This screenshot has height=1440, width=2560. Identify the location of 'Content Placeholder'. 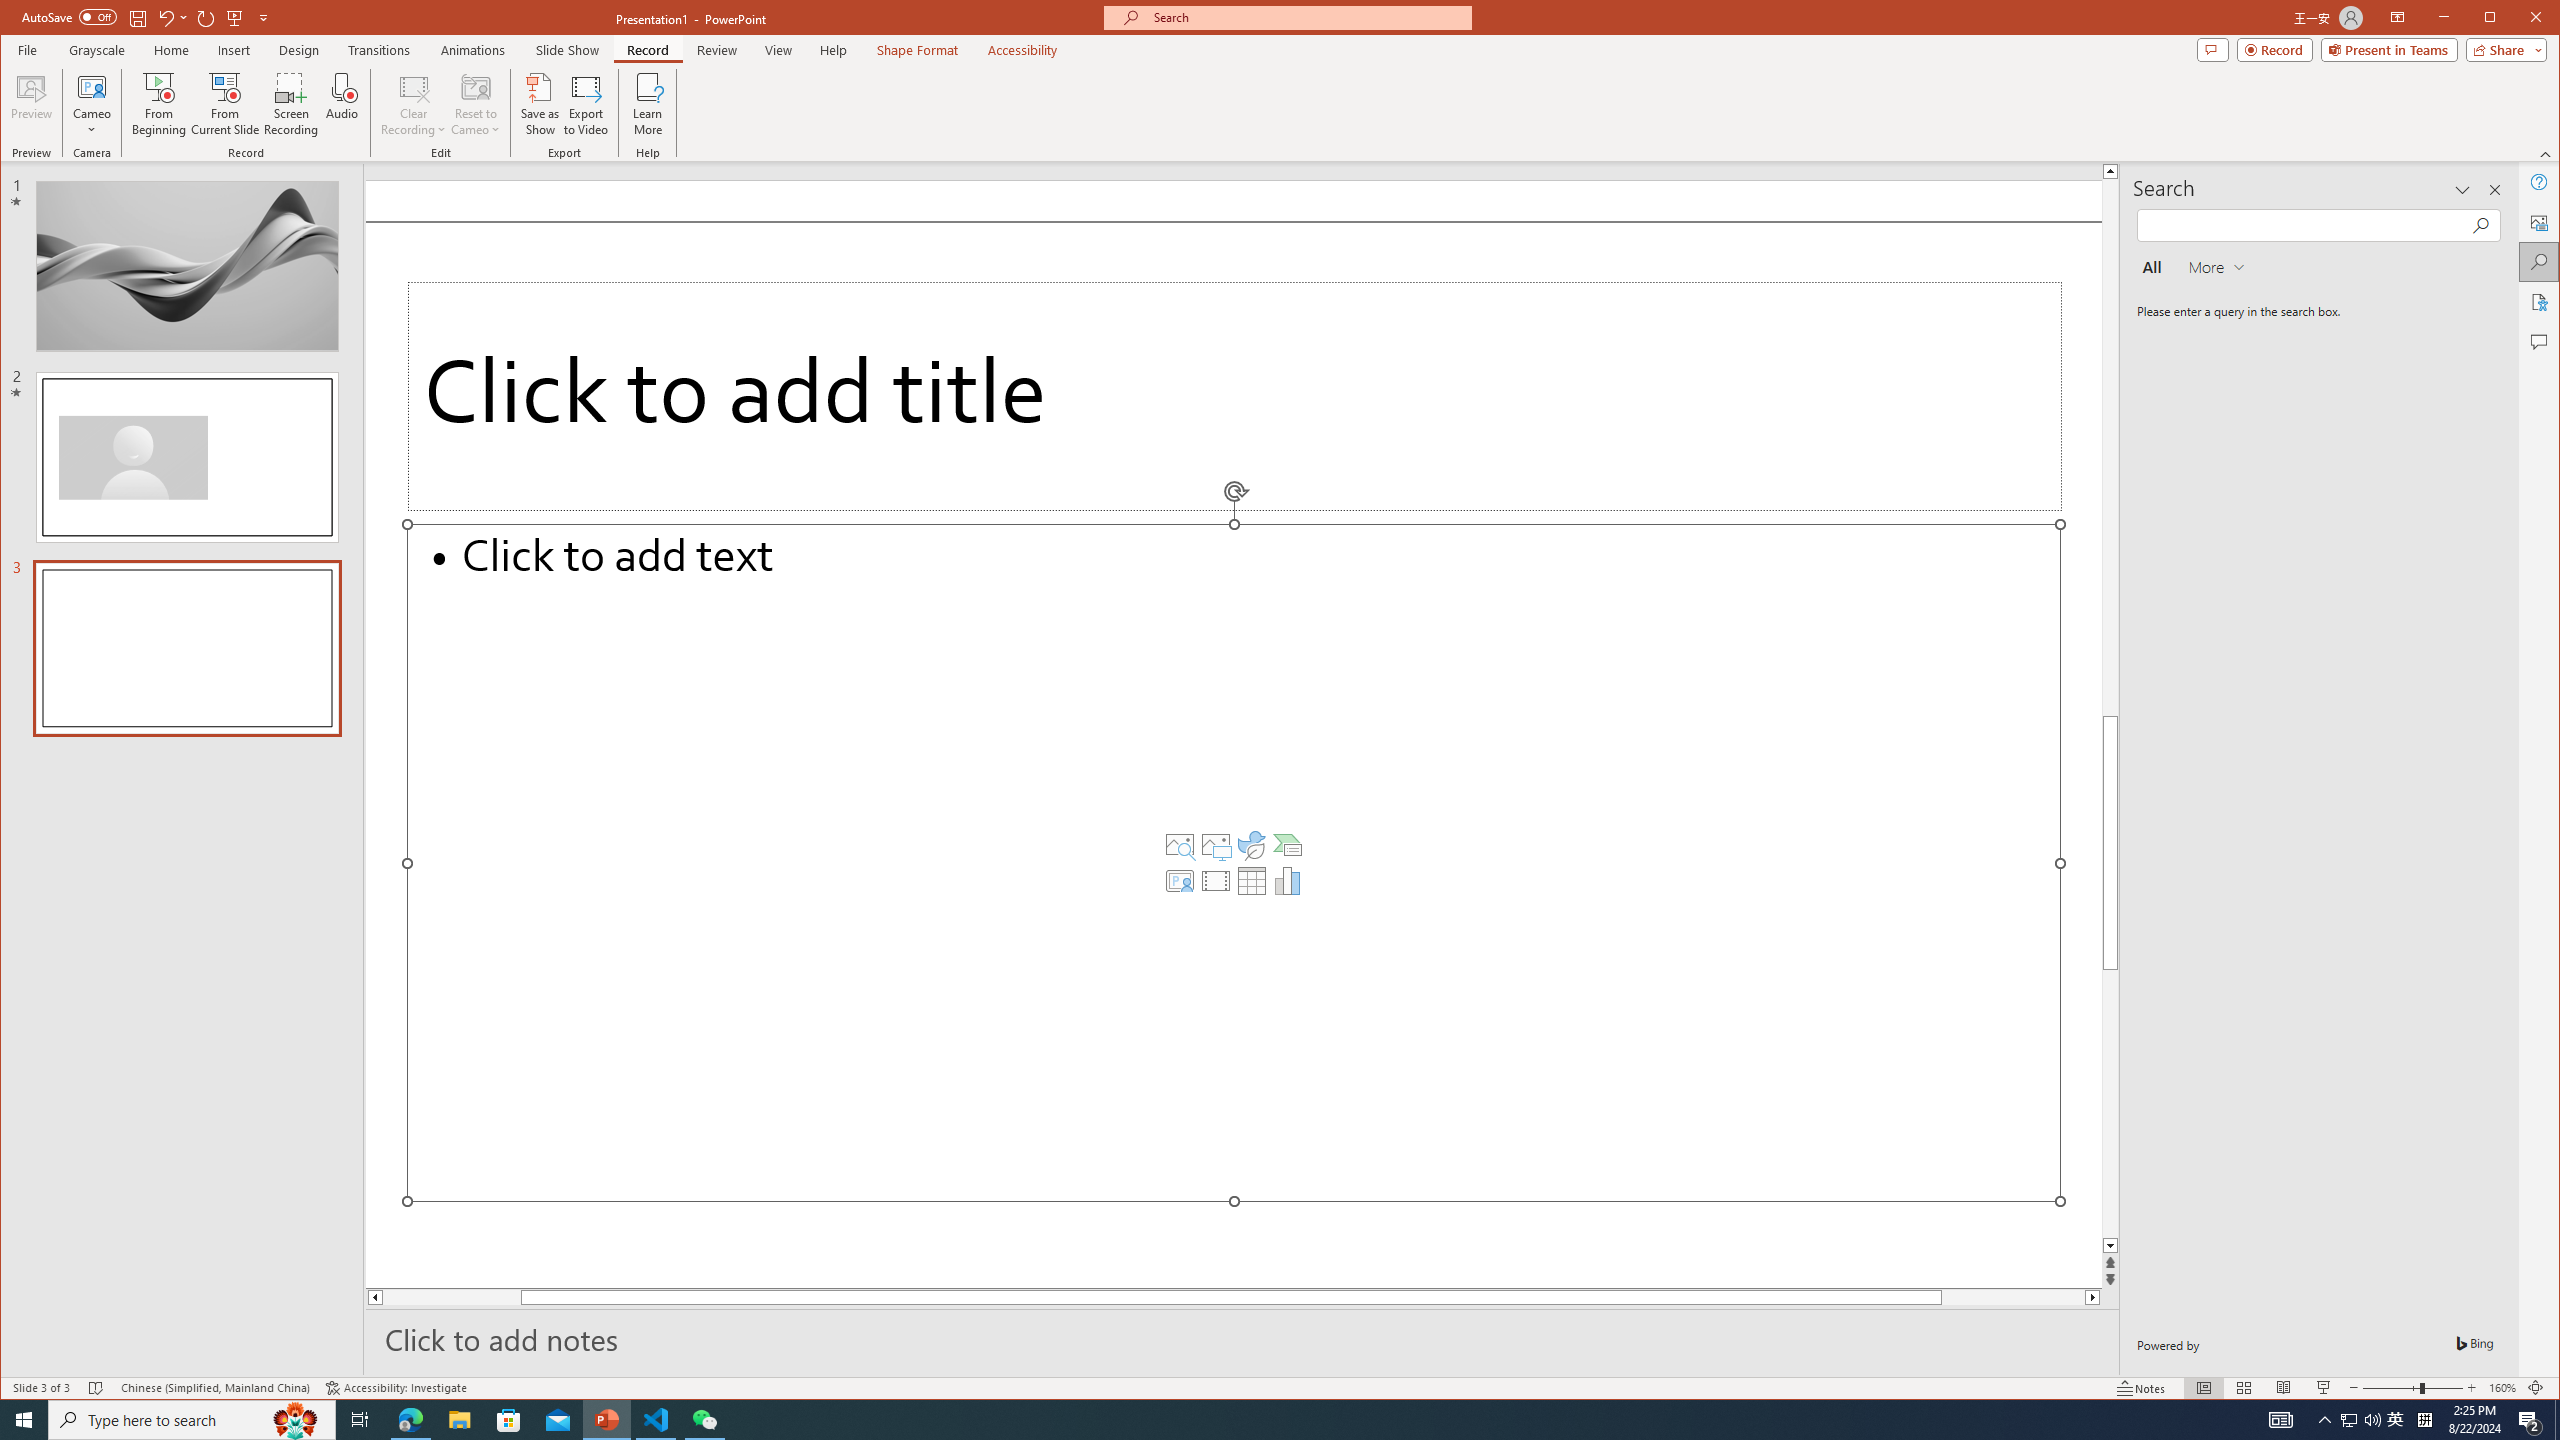
(1232, 862).